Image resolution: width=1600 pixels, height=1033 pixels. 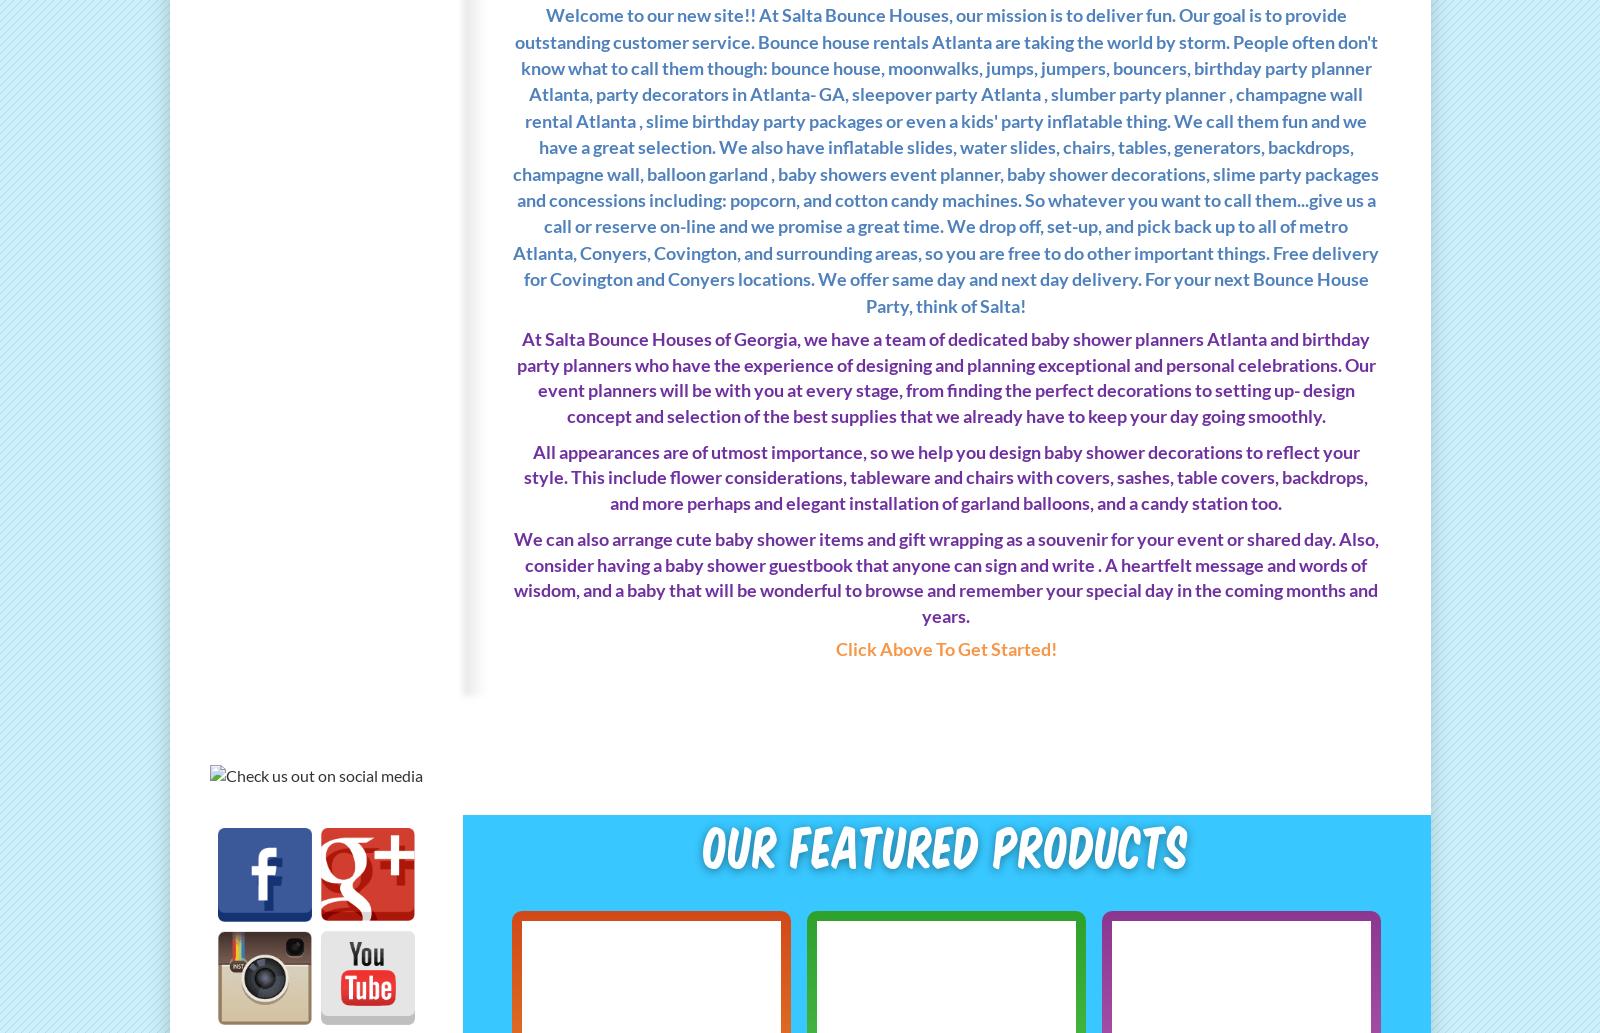 What do you see at coordinates (216, 594) in the screenshot?
I see `'Picnic'` at bounding box center [216, 594].